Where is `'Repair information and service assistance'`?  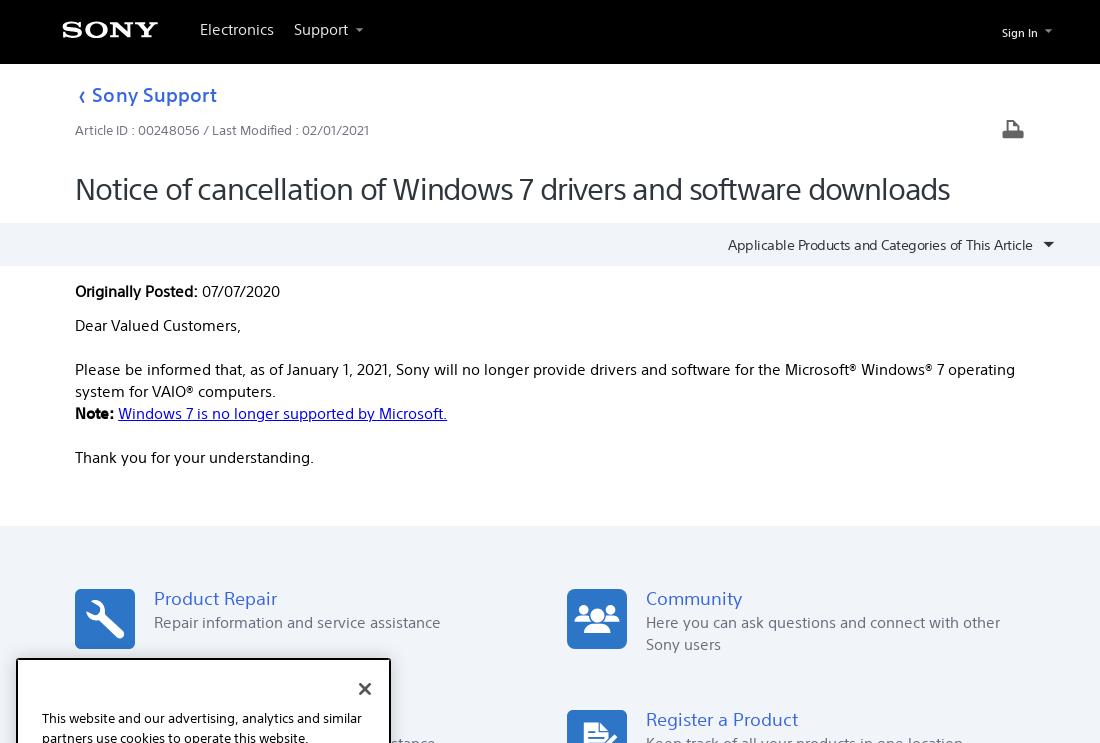
'Repair information and service assistance' is located at coordinates (296, 621).